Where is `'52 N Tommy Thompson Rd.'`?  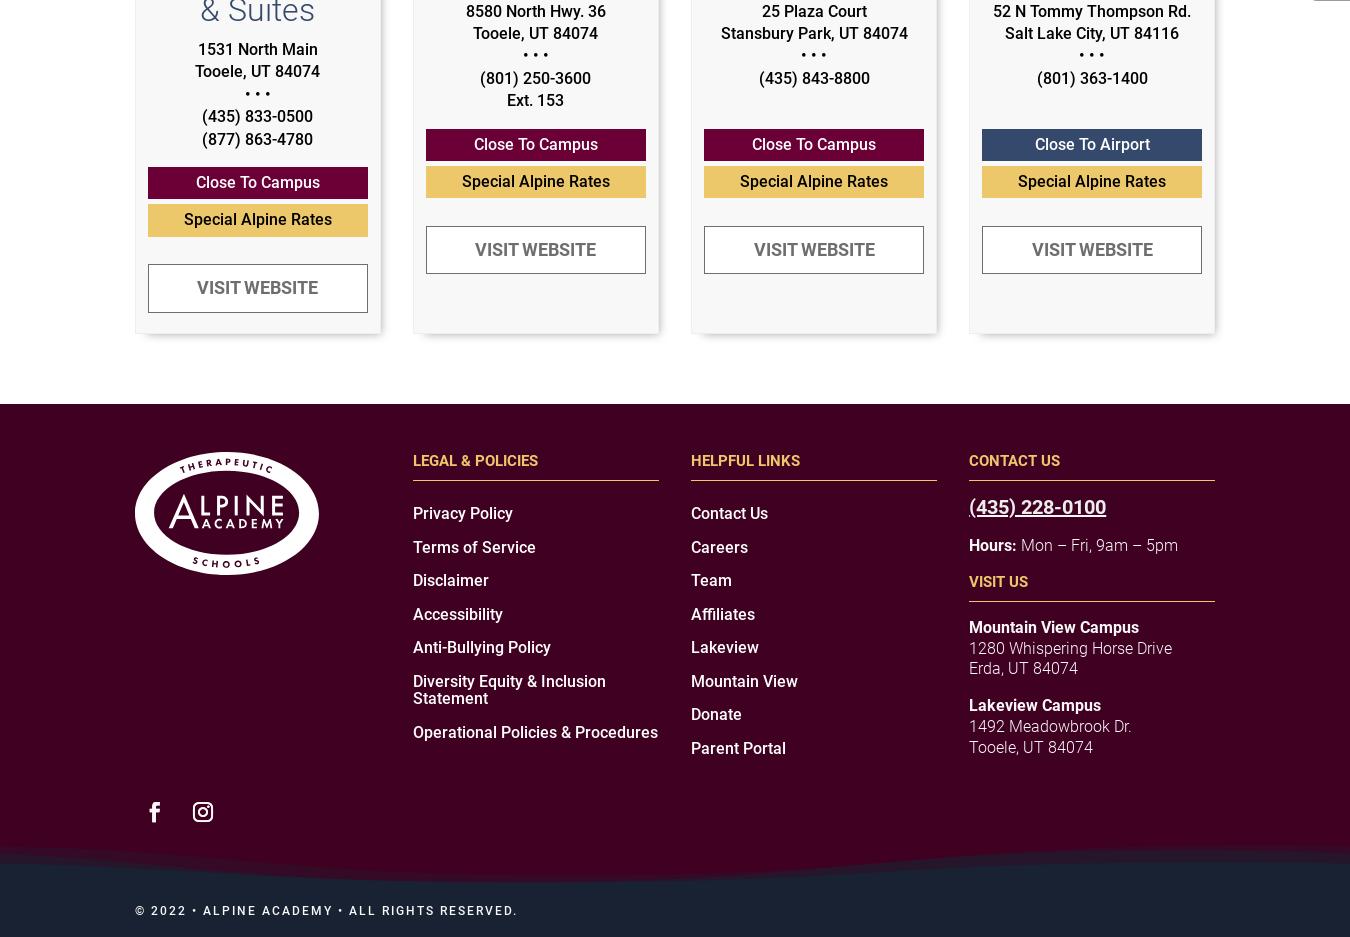 '52 N Tommy Thompson Rd.' is located at coordinates (1092, 9).